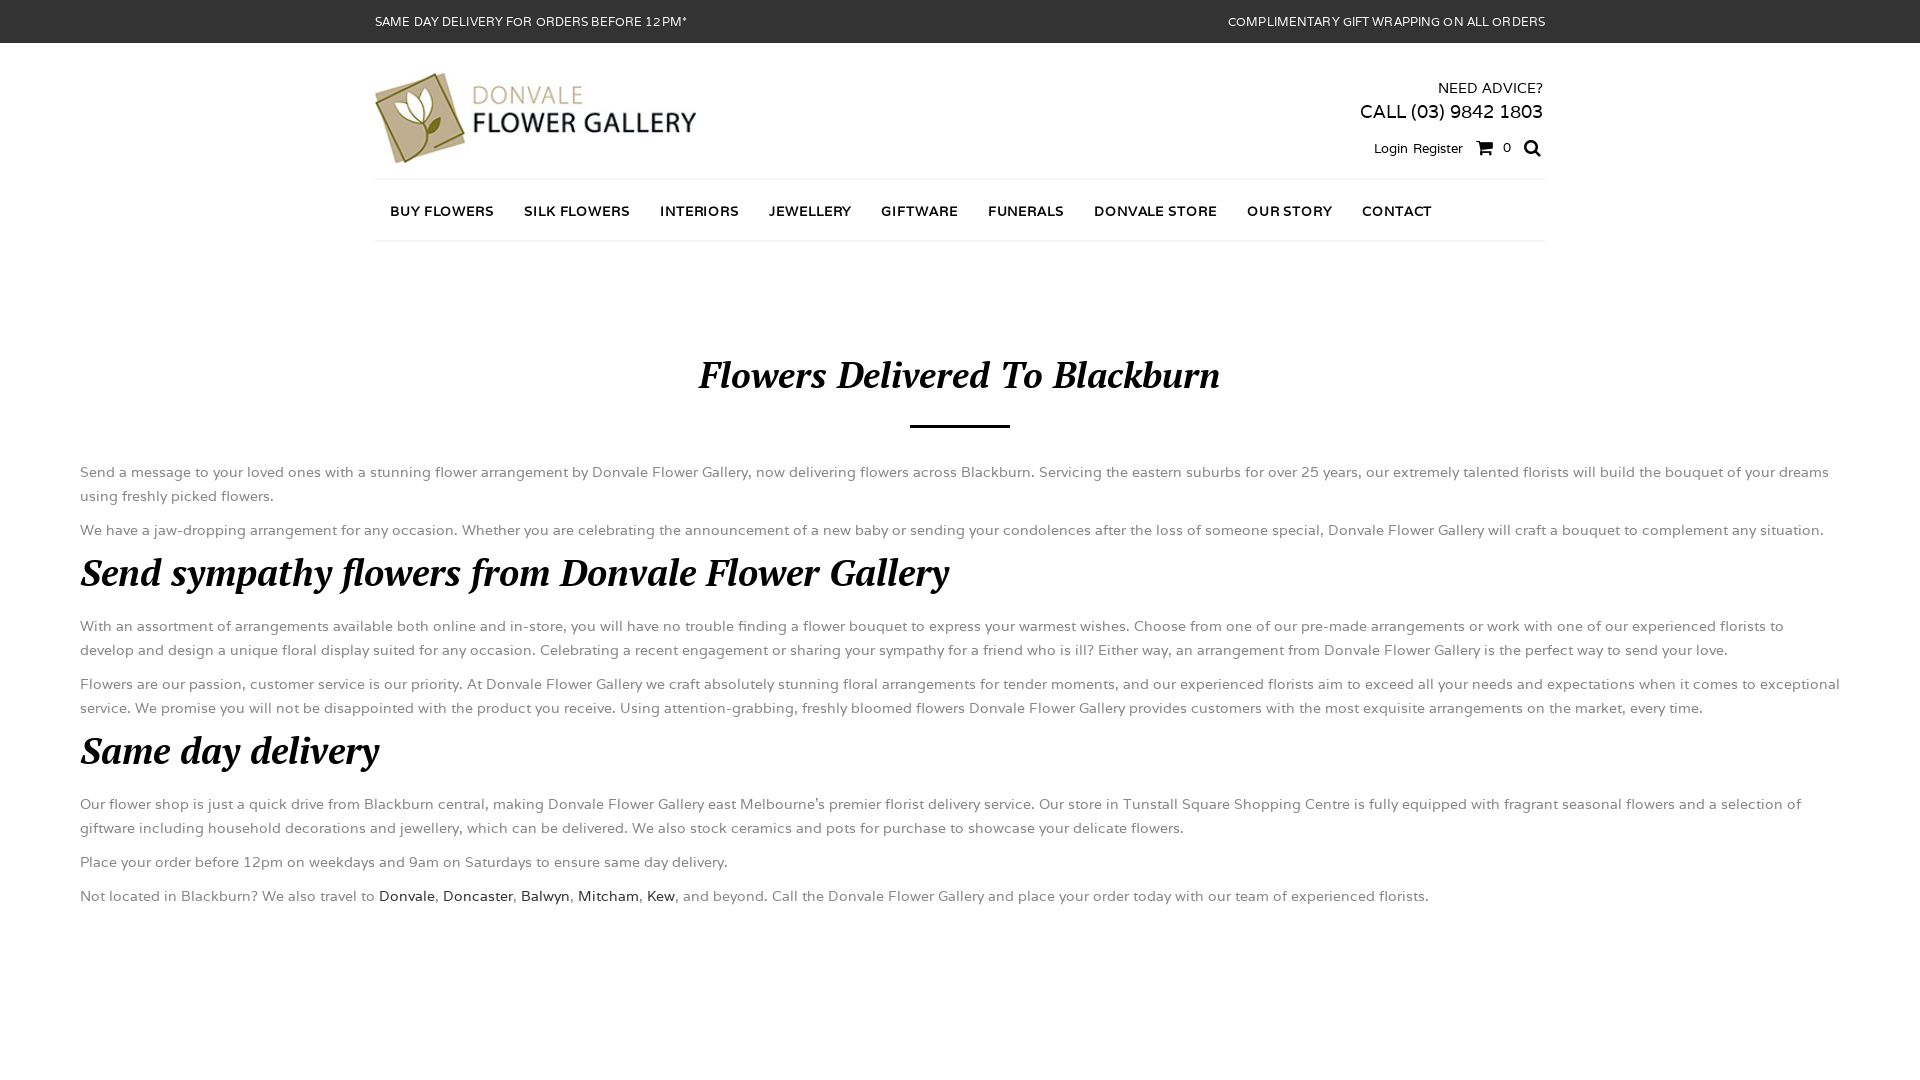 The width and height of the screenshot is (1920, 1080). I want to click on 'Donvale', so click(379, 894).